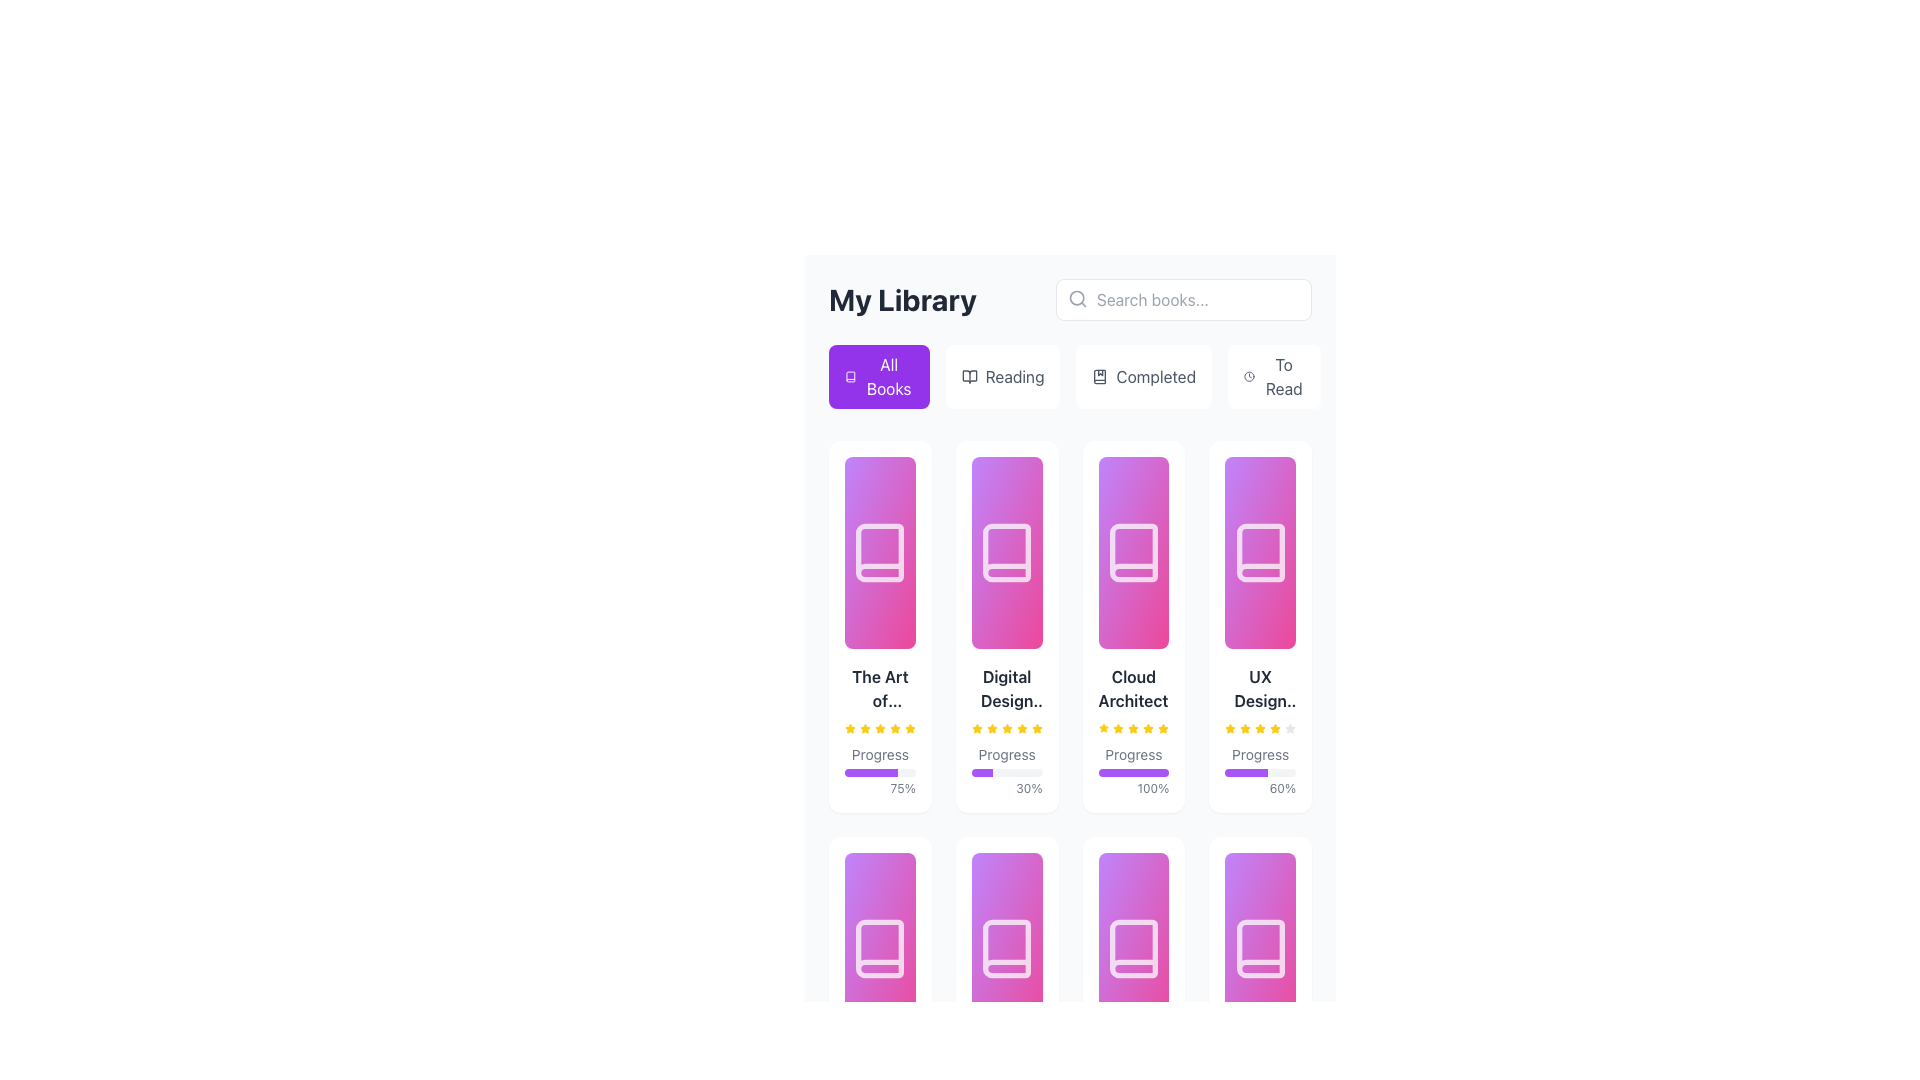 This screenshot has width=1920, height=1080. Describe the element at coordinates (1133, 771) in the screenshot. I see `the horizontal progress bar with a purple filling located within the 'Cloud Architect' card, situated below the 'Progress' label and above the '100%' value text` at that location.